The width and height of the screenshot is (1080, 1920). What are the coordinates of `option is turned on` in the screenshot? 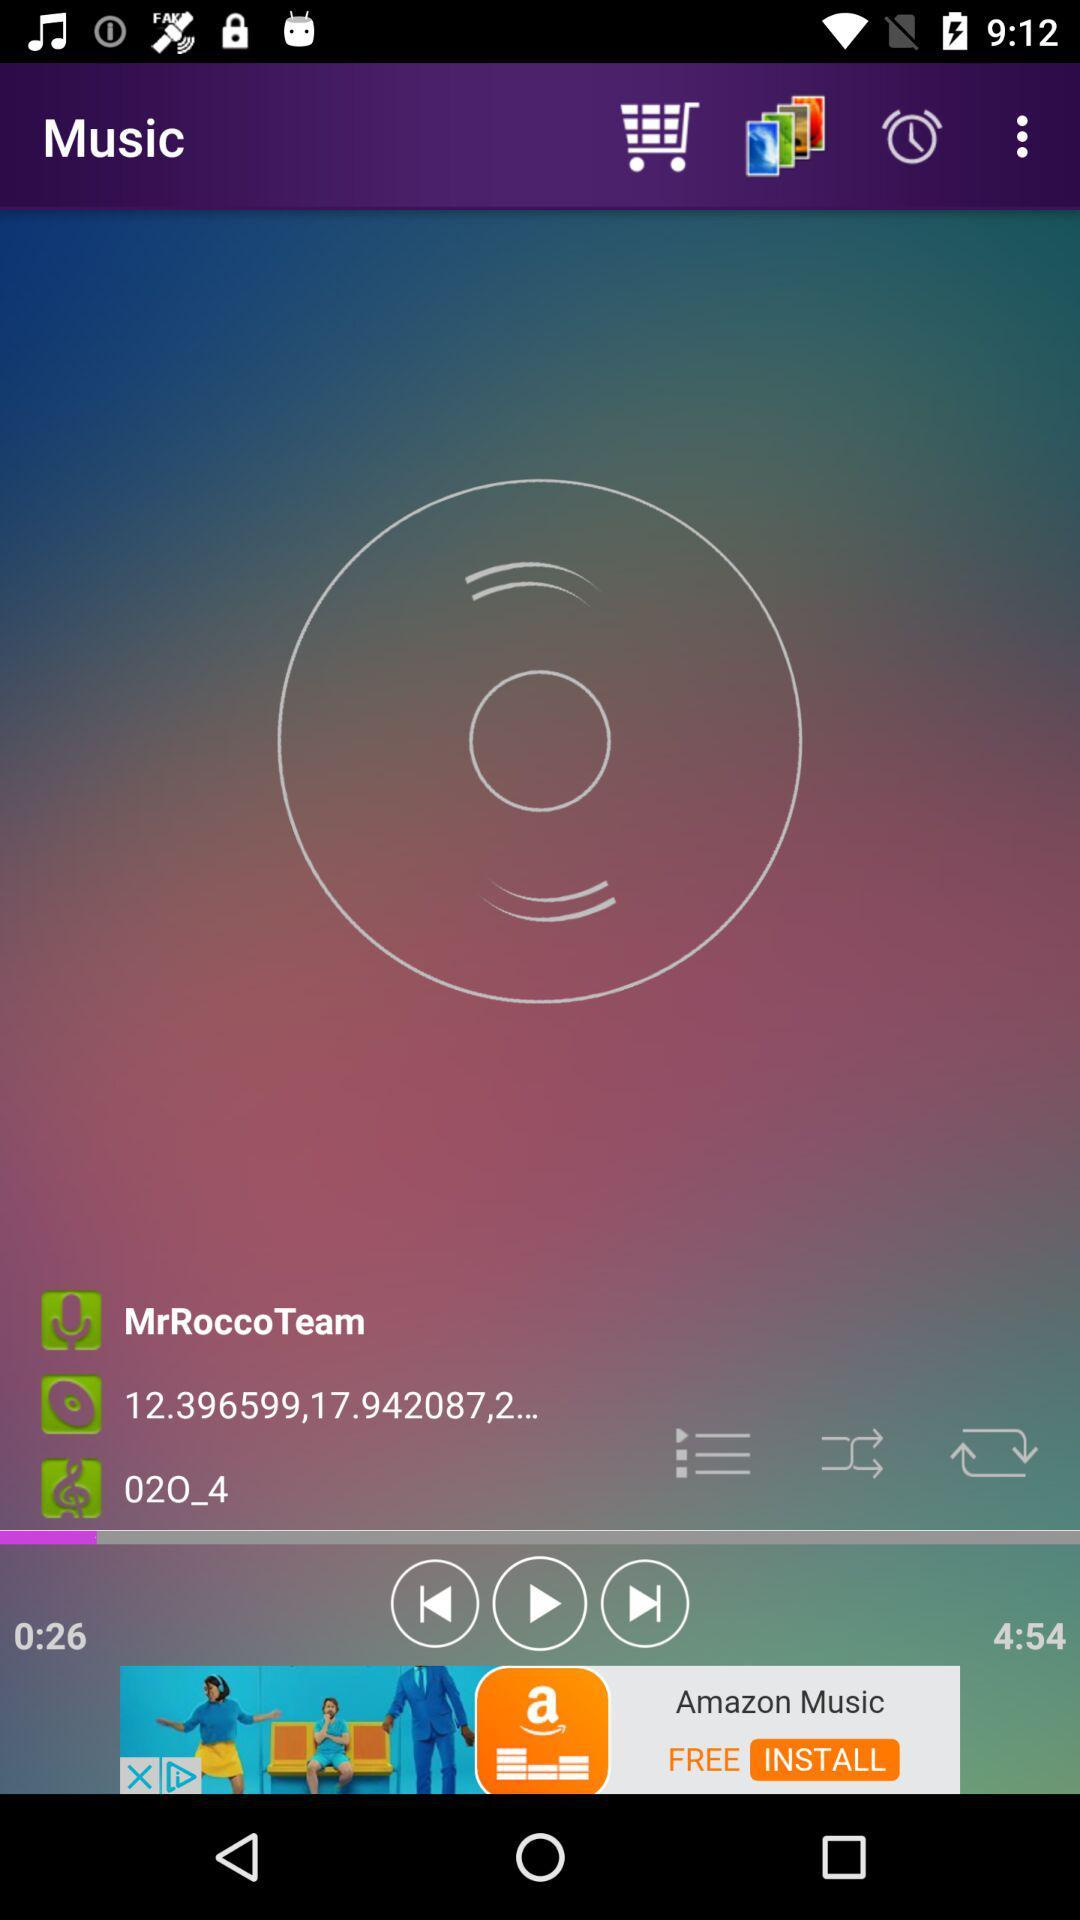 It's located at (540, 1603).